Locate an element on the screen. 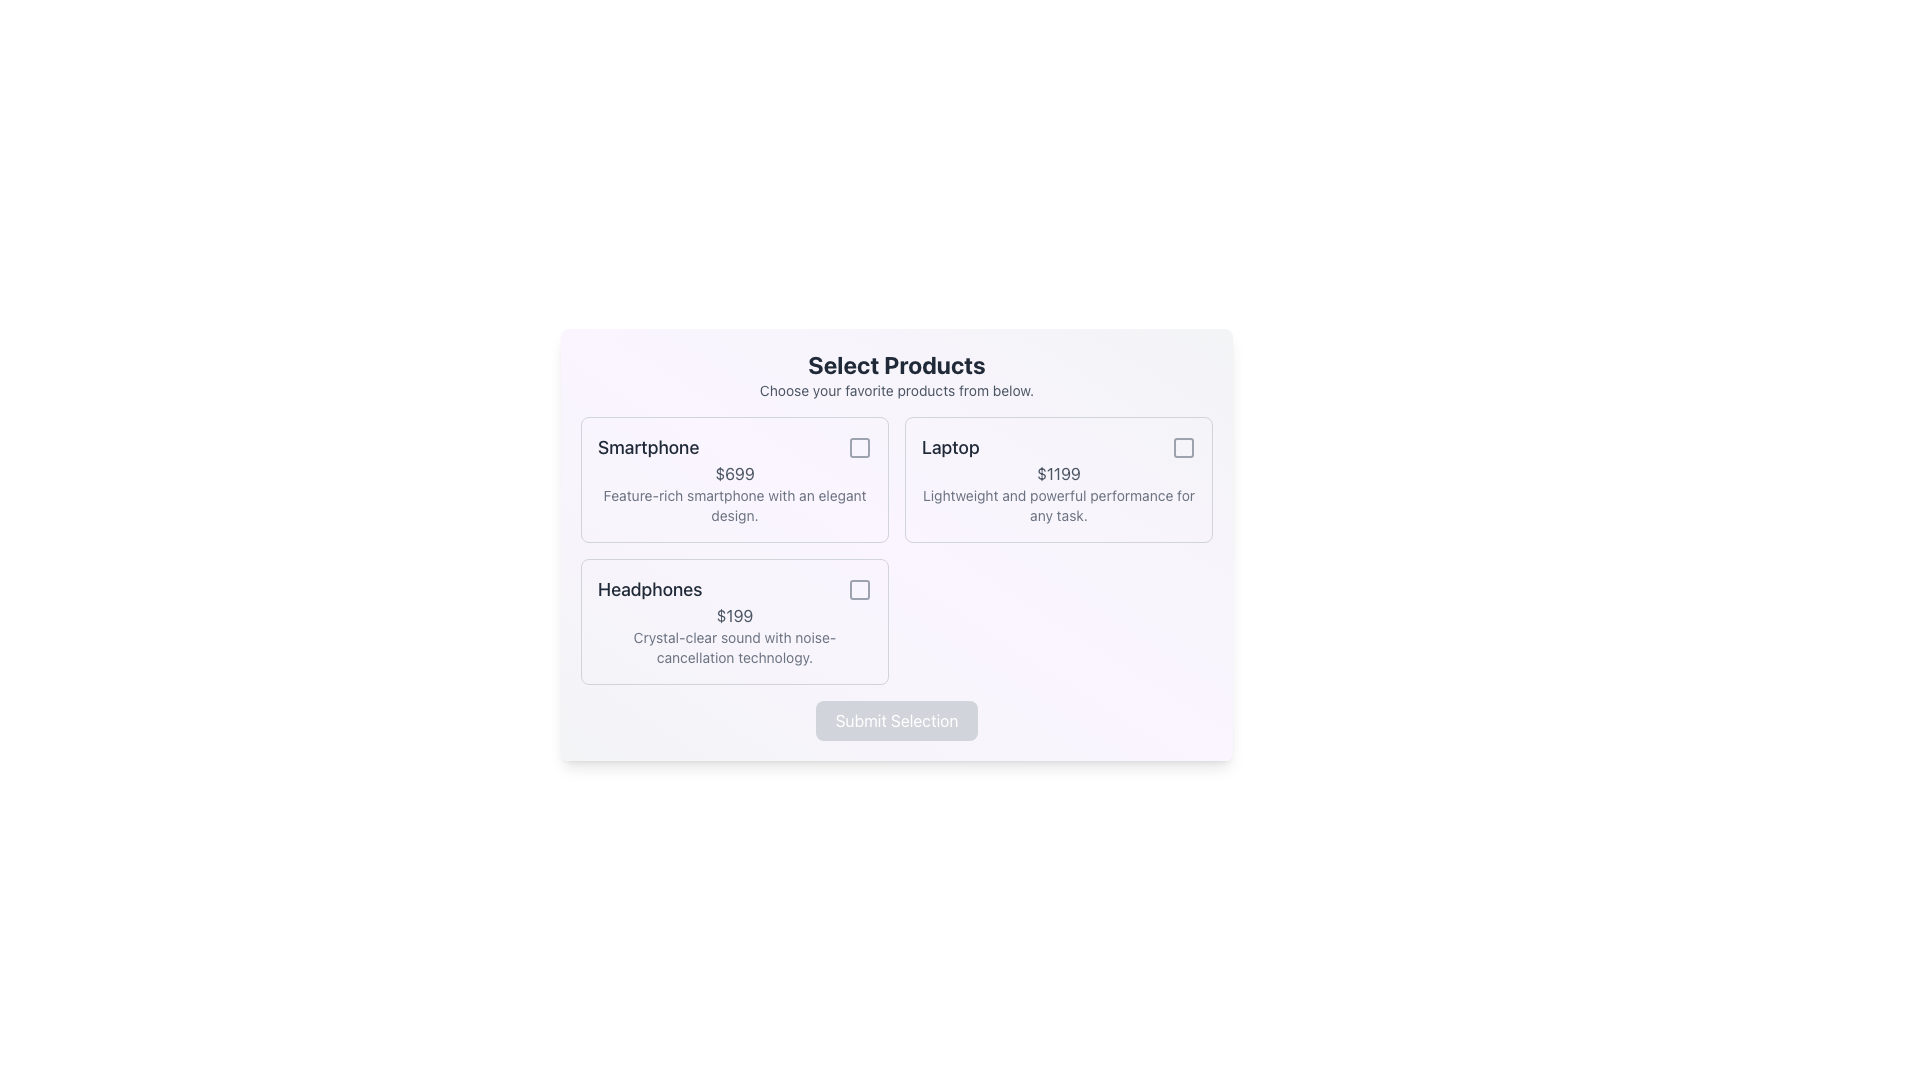 This screenshot has height=1080, width=1920. the submit button located below the product selection grid, which allows the user is located at coordinates (896, 721).